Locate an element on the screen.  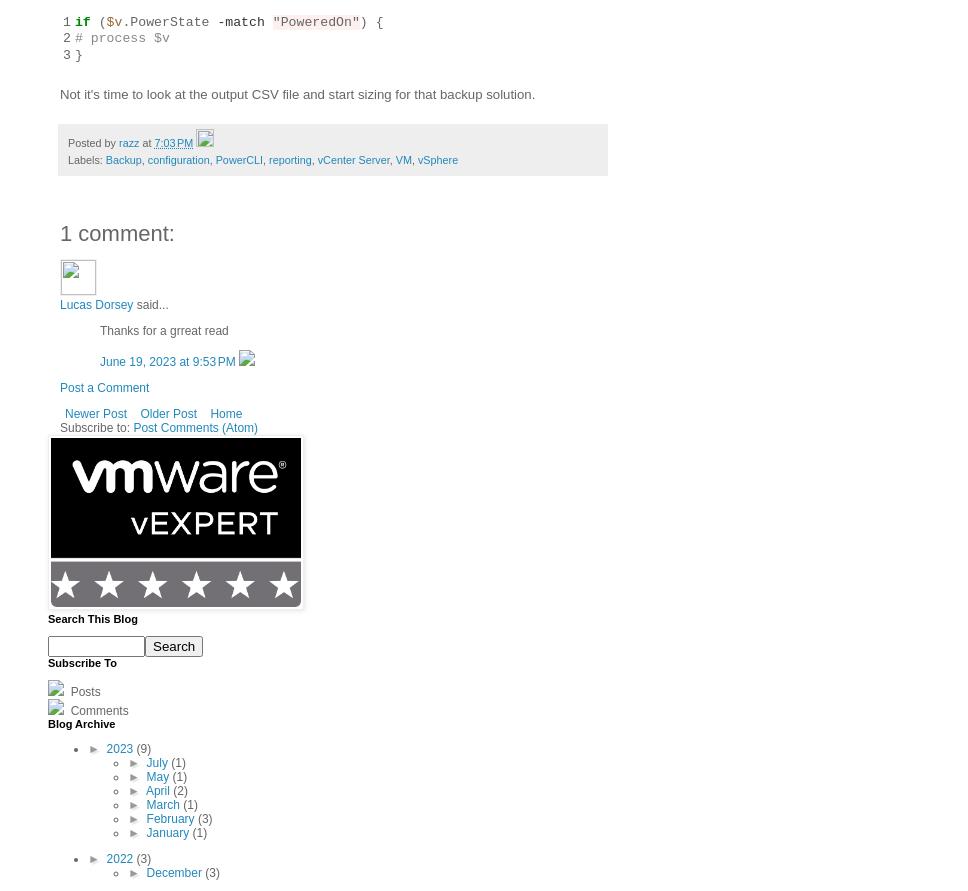
'Blog Archive' is located at coordinates (81, 722).